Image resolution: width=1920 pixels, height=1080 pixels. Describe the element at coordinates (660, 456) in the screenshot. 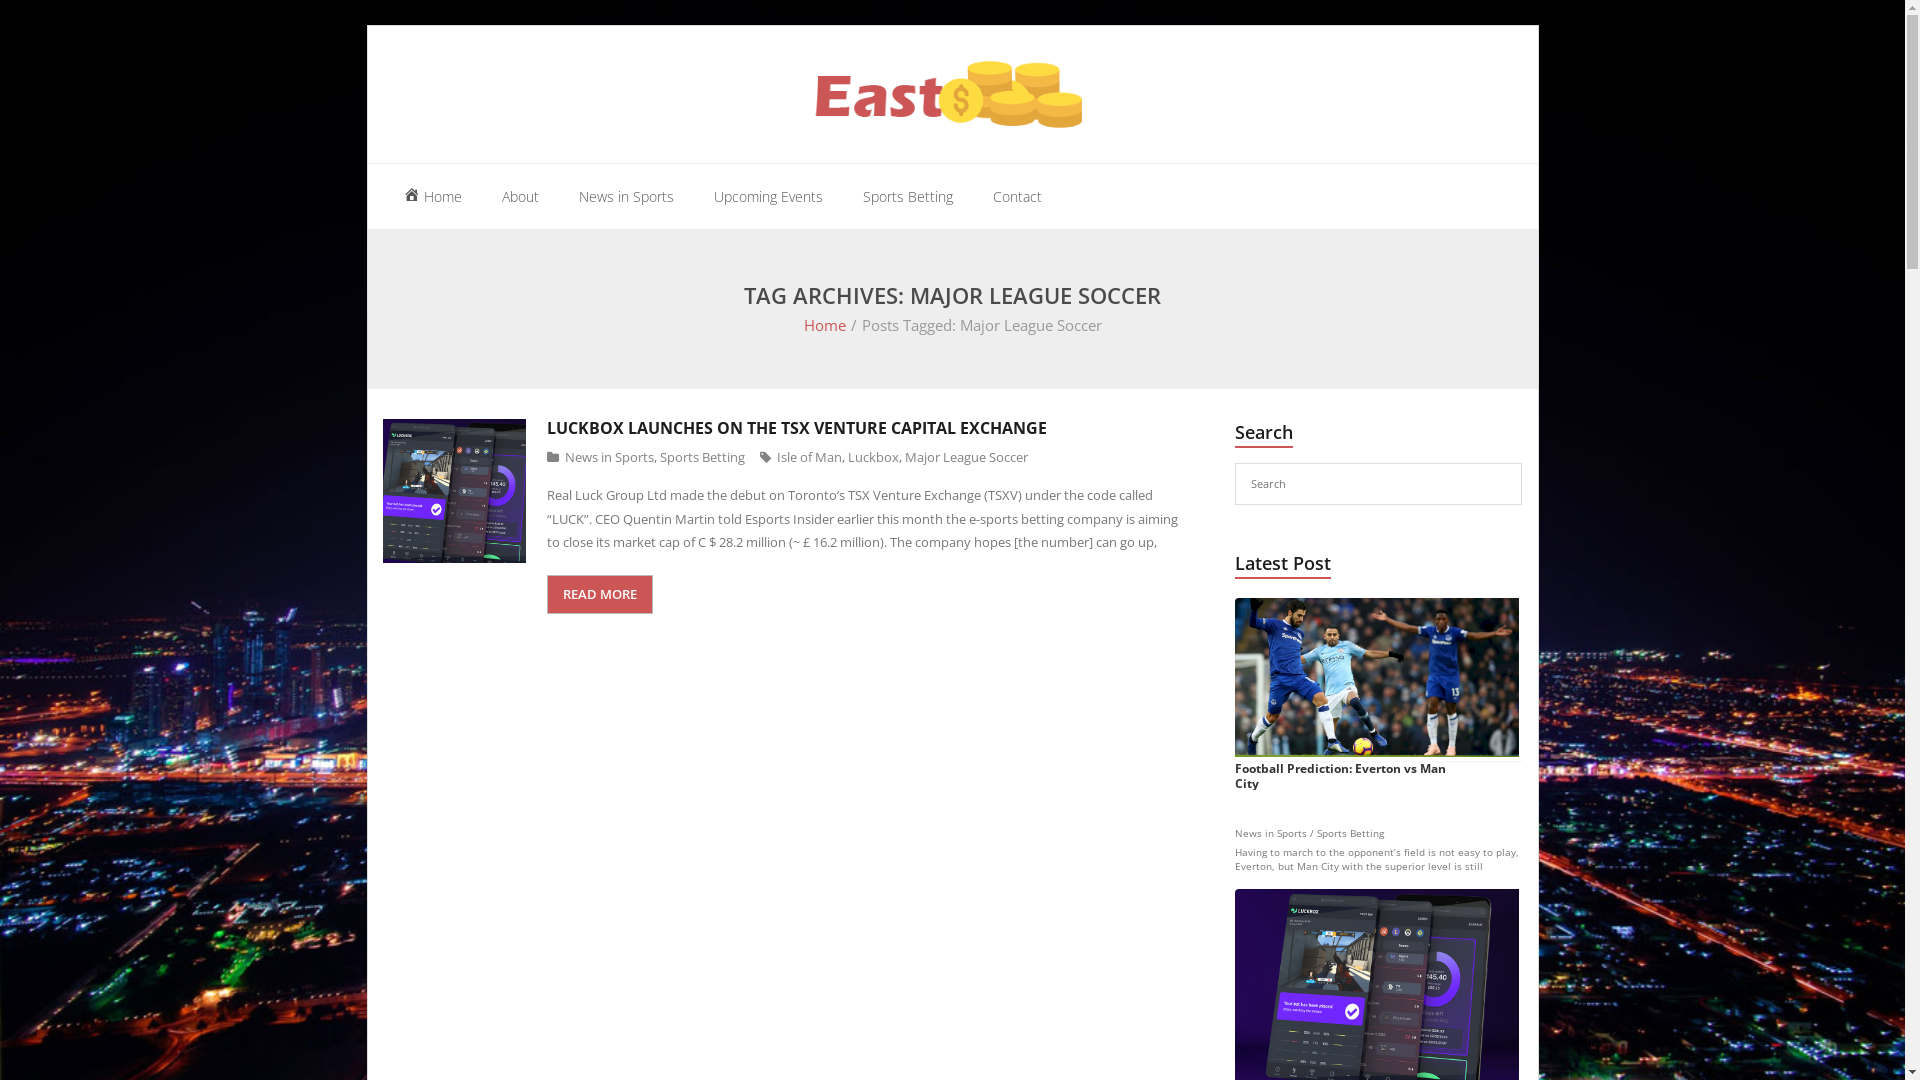

I see `'Sports Betting'` at that location.